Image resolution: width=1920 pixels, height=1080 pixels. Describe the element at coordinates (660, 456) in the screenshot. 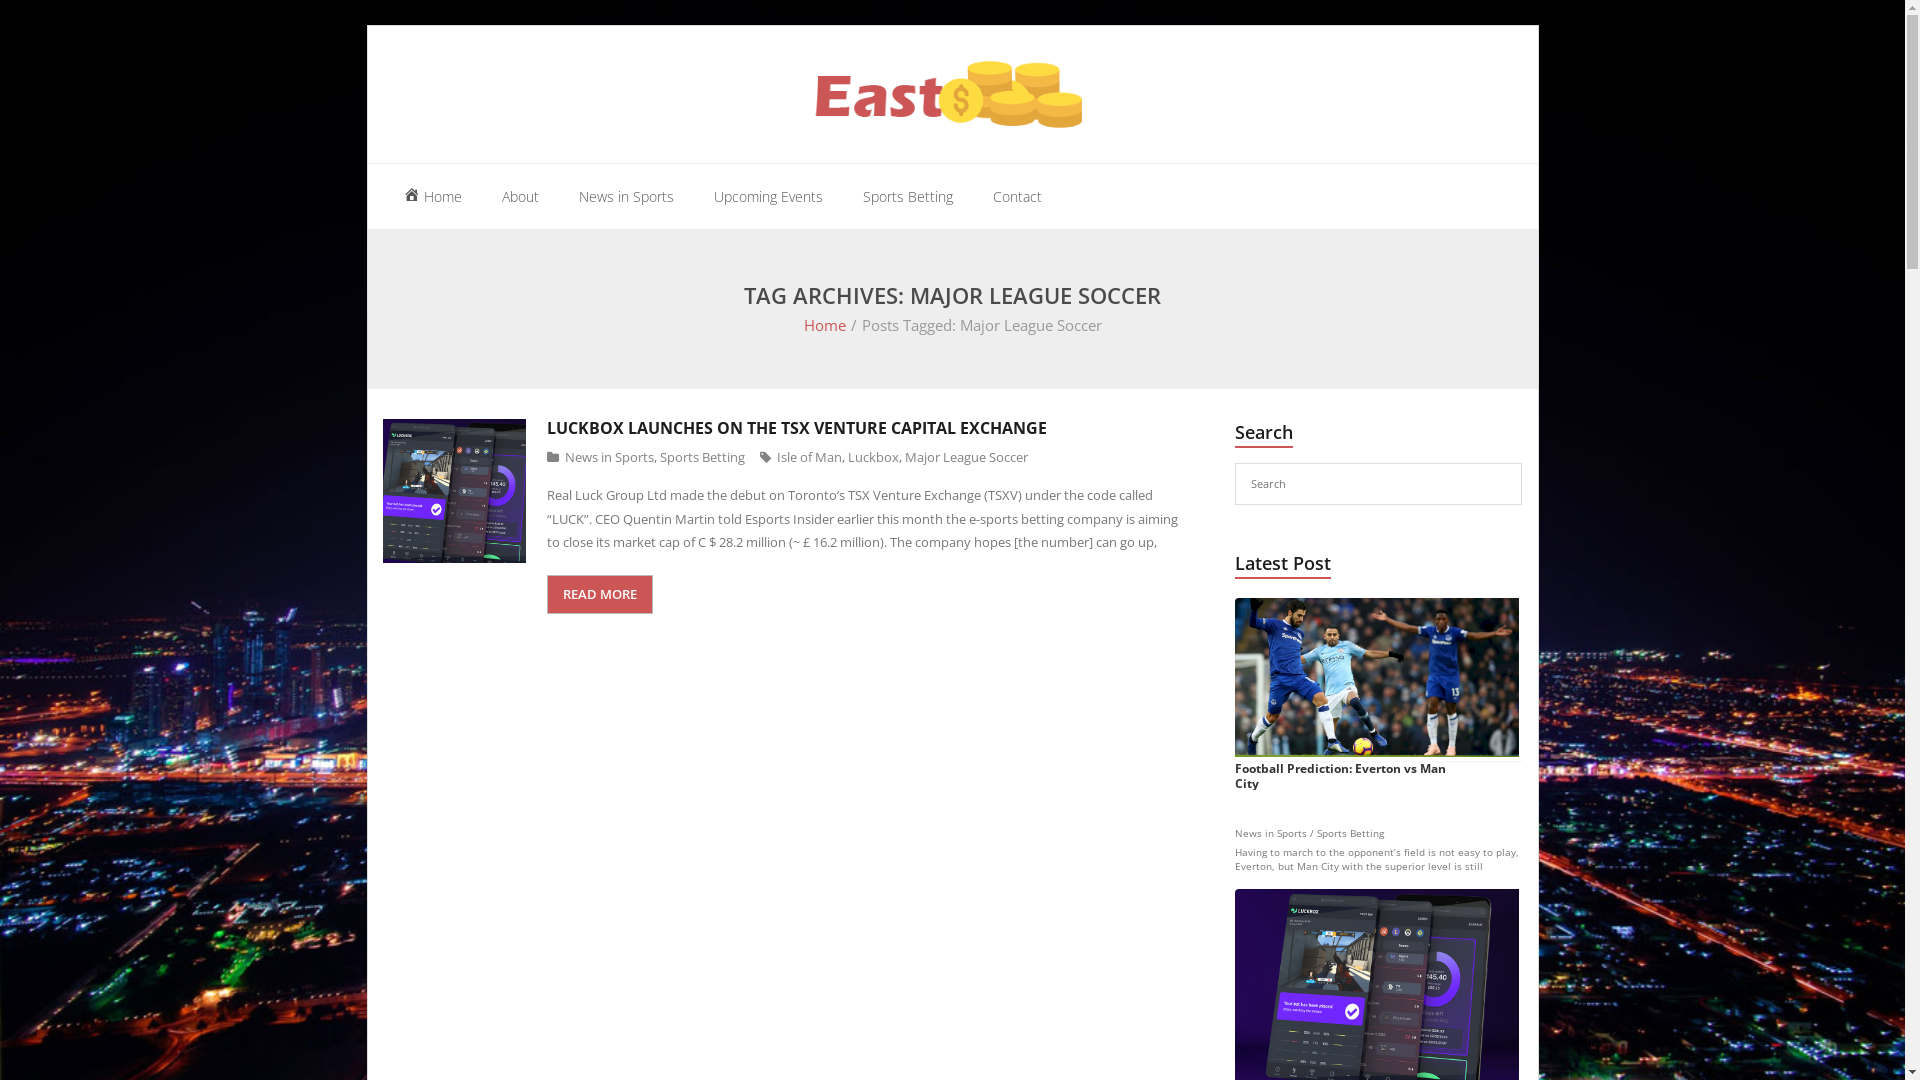

I see `'Sports Betting'` at that location.